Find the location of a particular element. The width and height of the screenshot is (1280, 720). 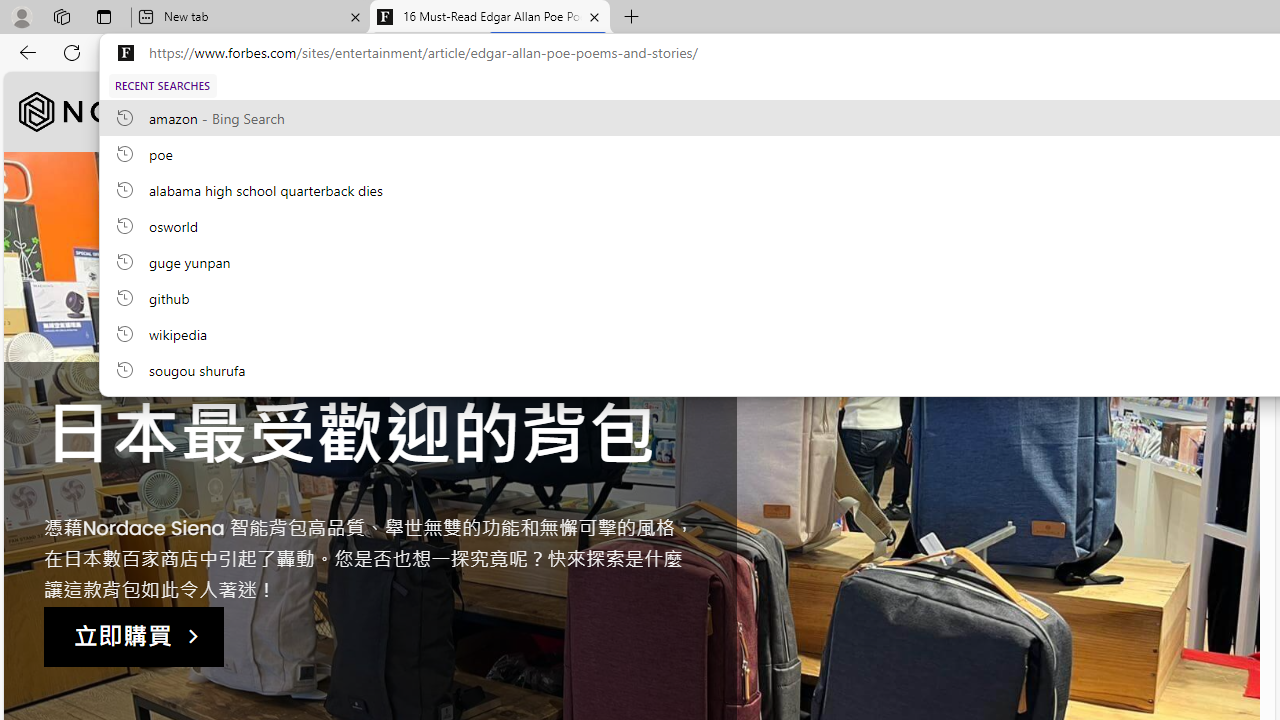

'16 Must-Read Edgar Allan Poe Poems And Short Stories' is located at coordinates (490, 17).